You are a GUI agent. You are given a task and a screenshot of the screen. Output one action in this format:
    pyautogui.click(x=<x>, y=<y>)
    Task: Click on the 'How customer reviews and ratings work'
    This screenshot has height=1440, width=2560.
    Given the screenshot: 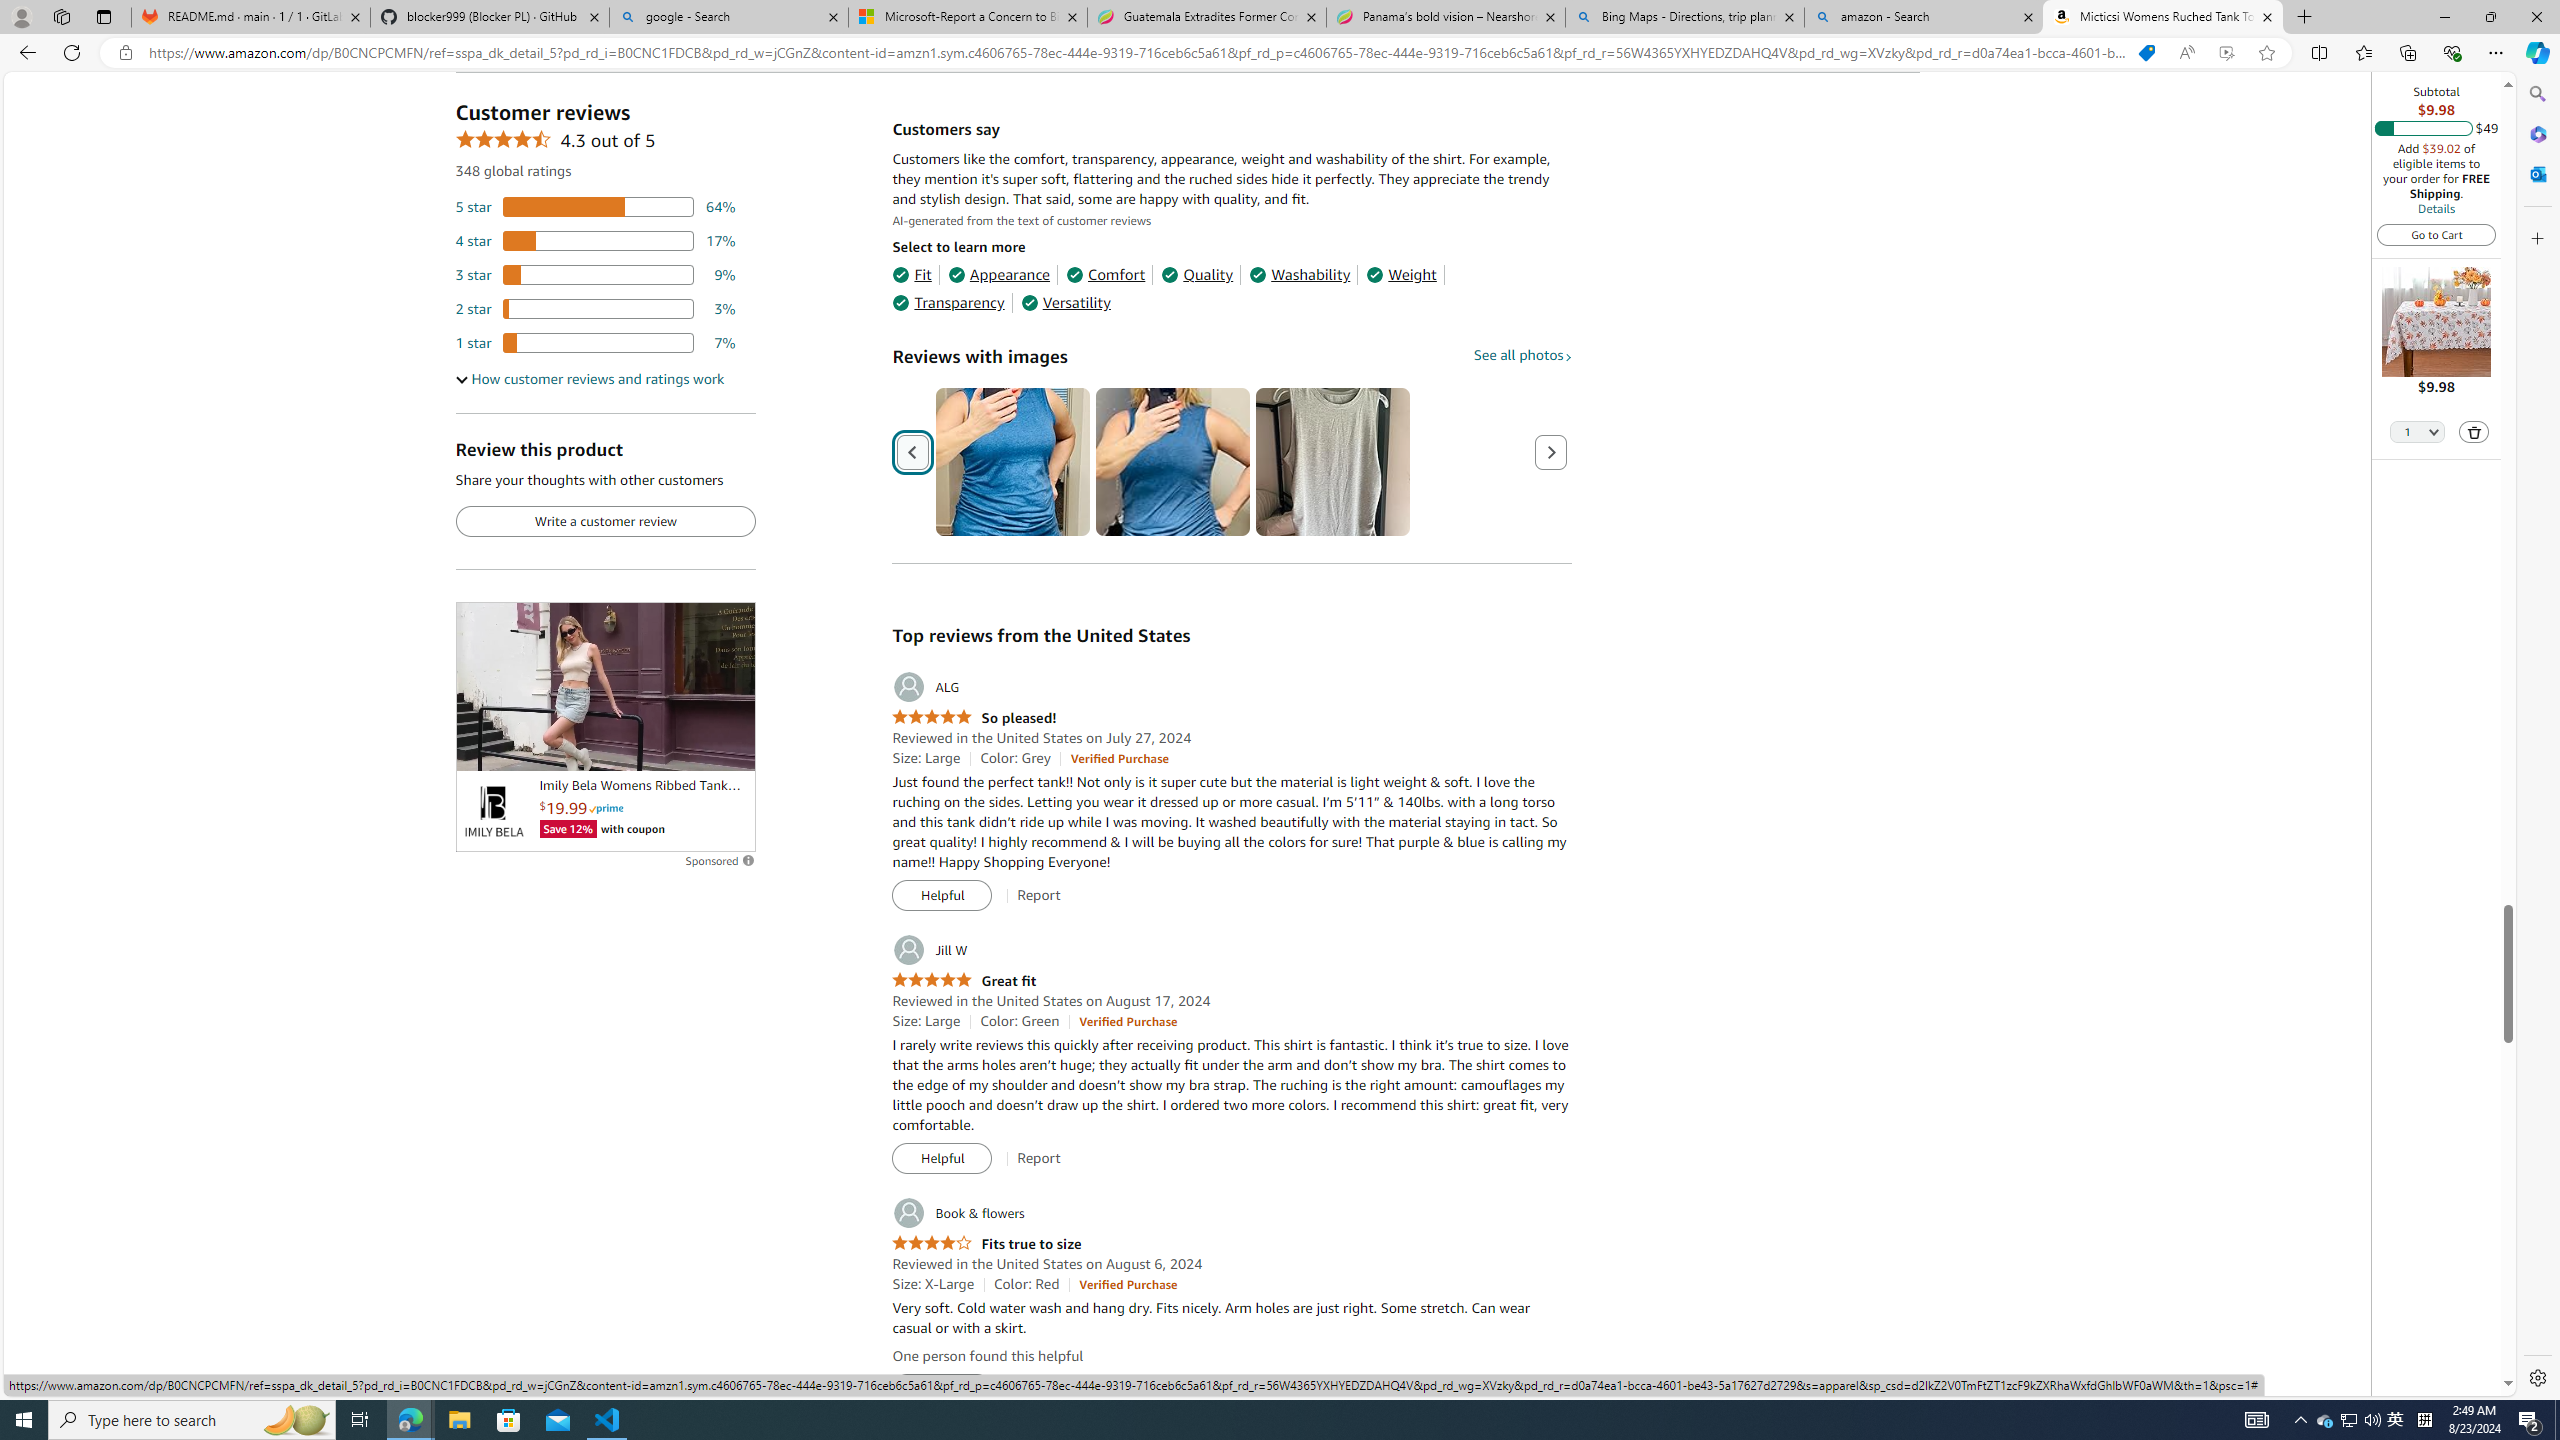 What is the action you would take?
    pyautogui.click(x=590, y=379)
    